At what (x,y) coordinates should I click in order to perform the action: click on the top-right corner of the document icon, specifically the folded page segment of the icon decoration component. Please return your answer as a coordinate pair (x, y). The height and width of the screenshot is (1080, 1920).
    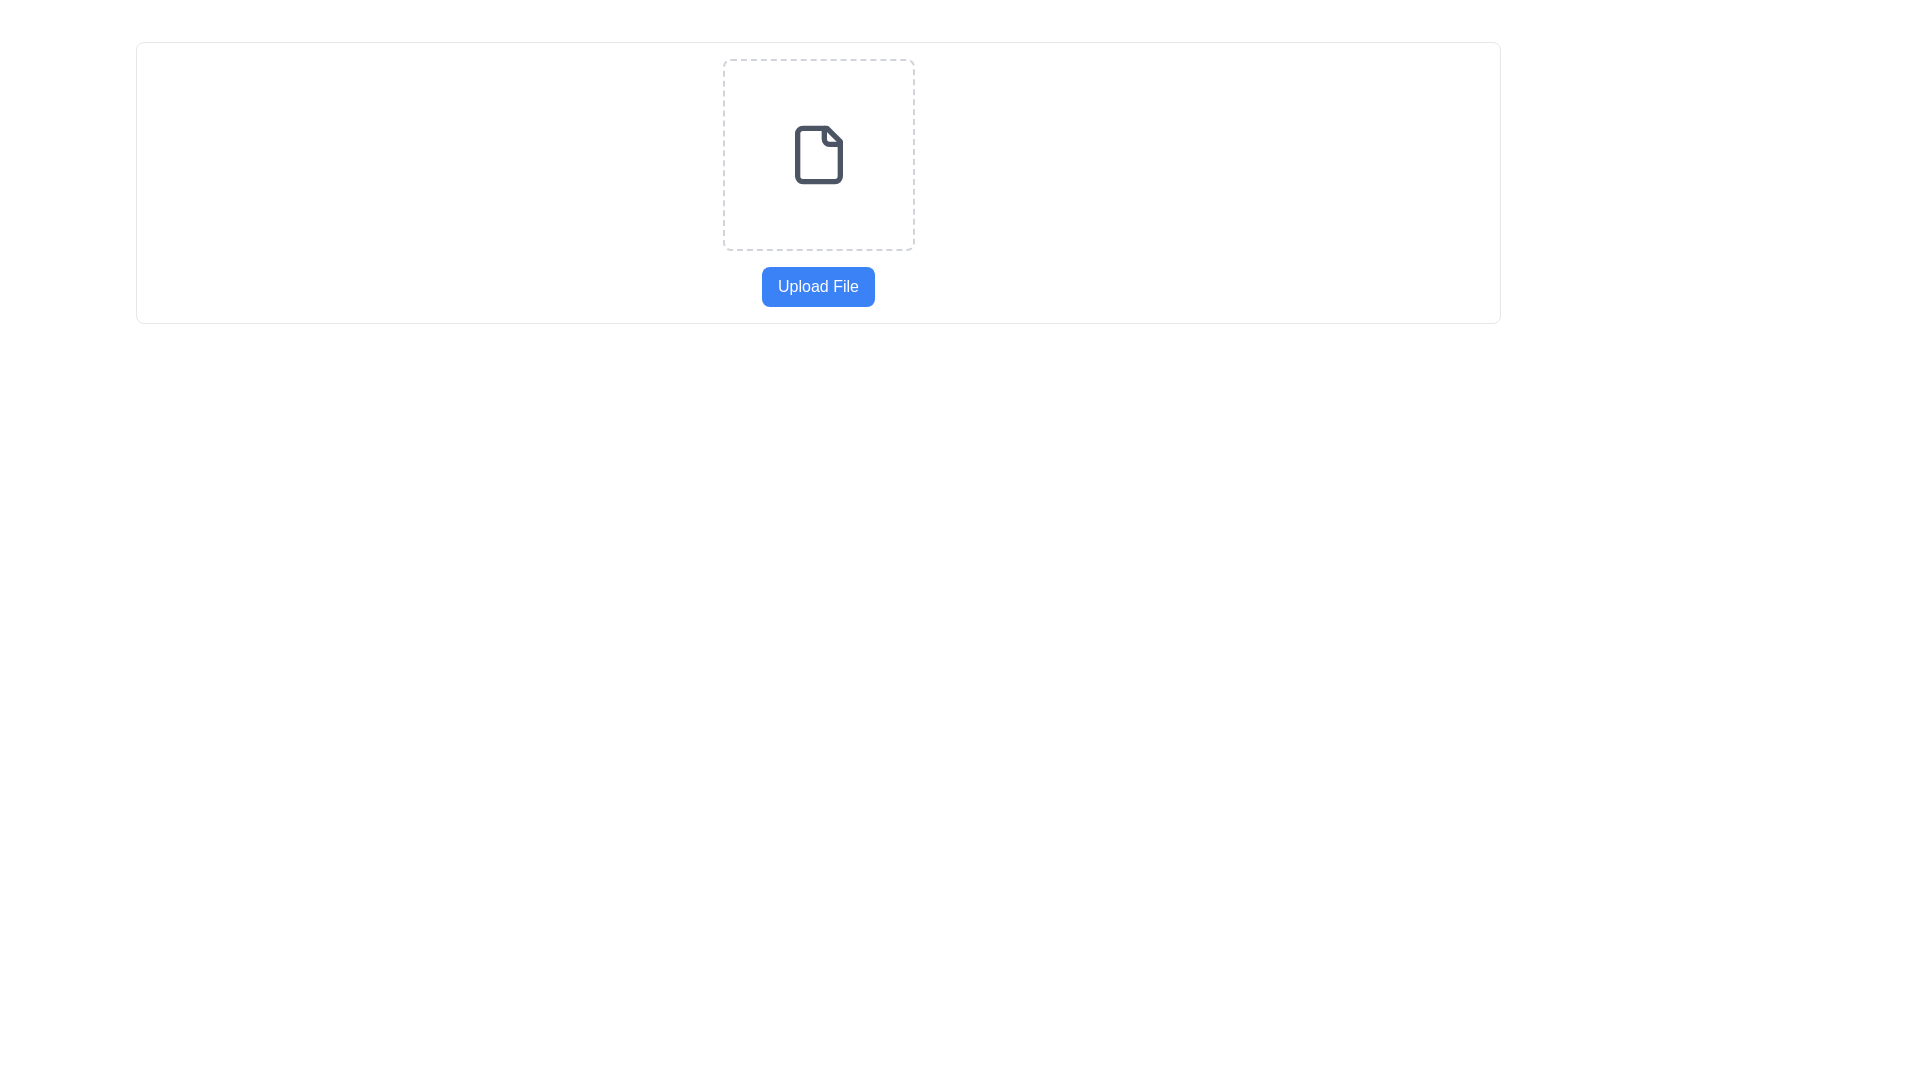
    Looking at the image, I should click on (831, 135).